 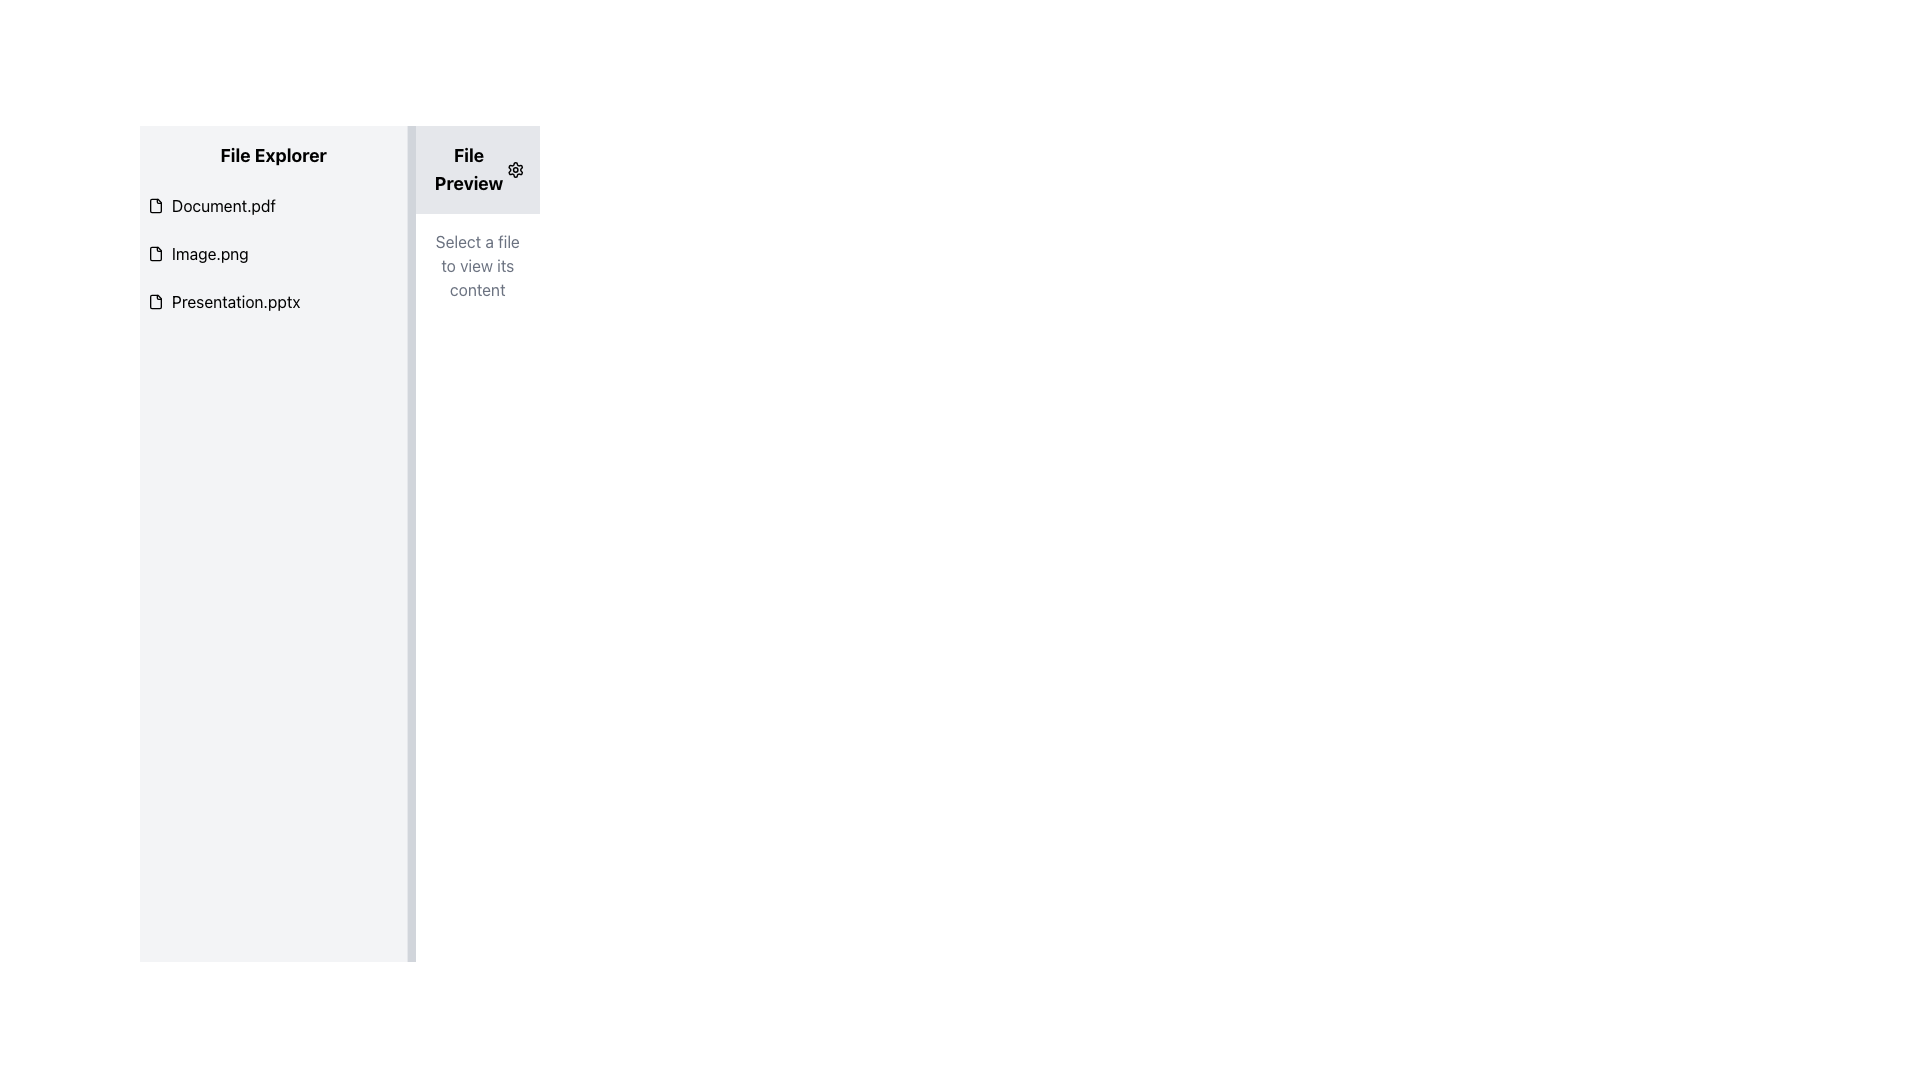 What do you see at coordinates (272, 253) in the screenshot?
I see `the file item labeled 'Image.png' in the File Explorer` at bounding box center [272, 253].